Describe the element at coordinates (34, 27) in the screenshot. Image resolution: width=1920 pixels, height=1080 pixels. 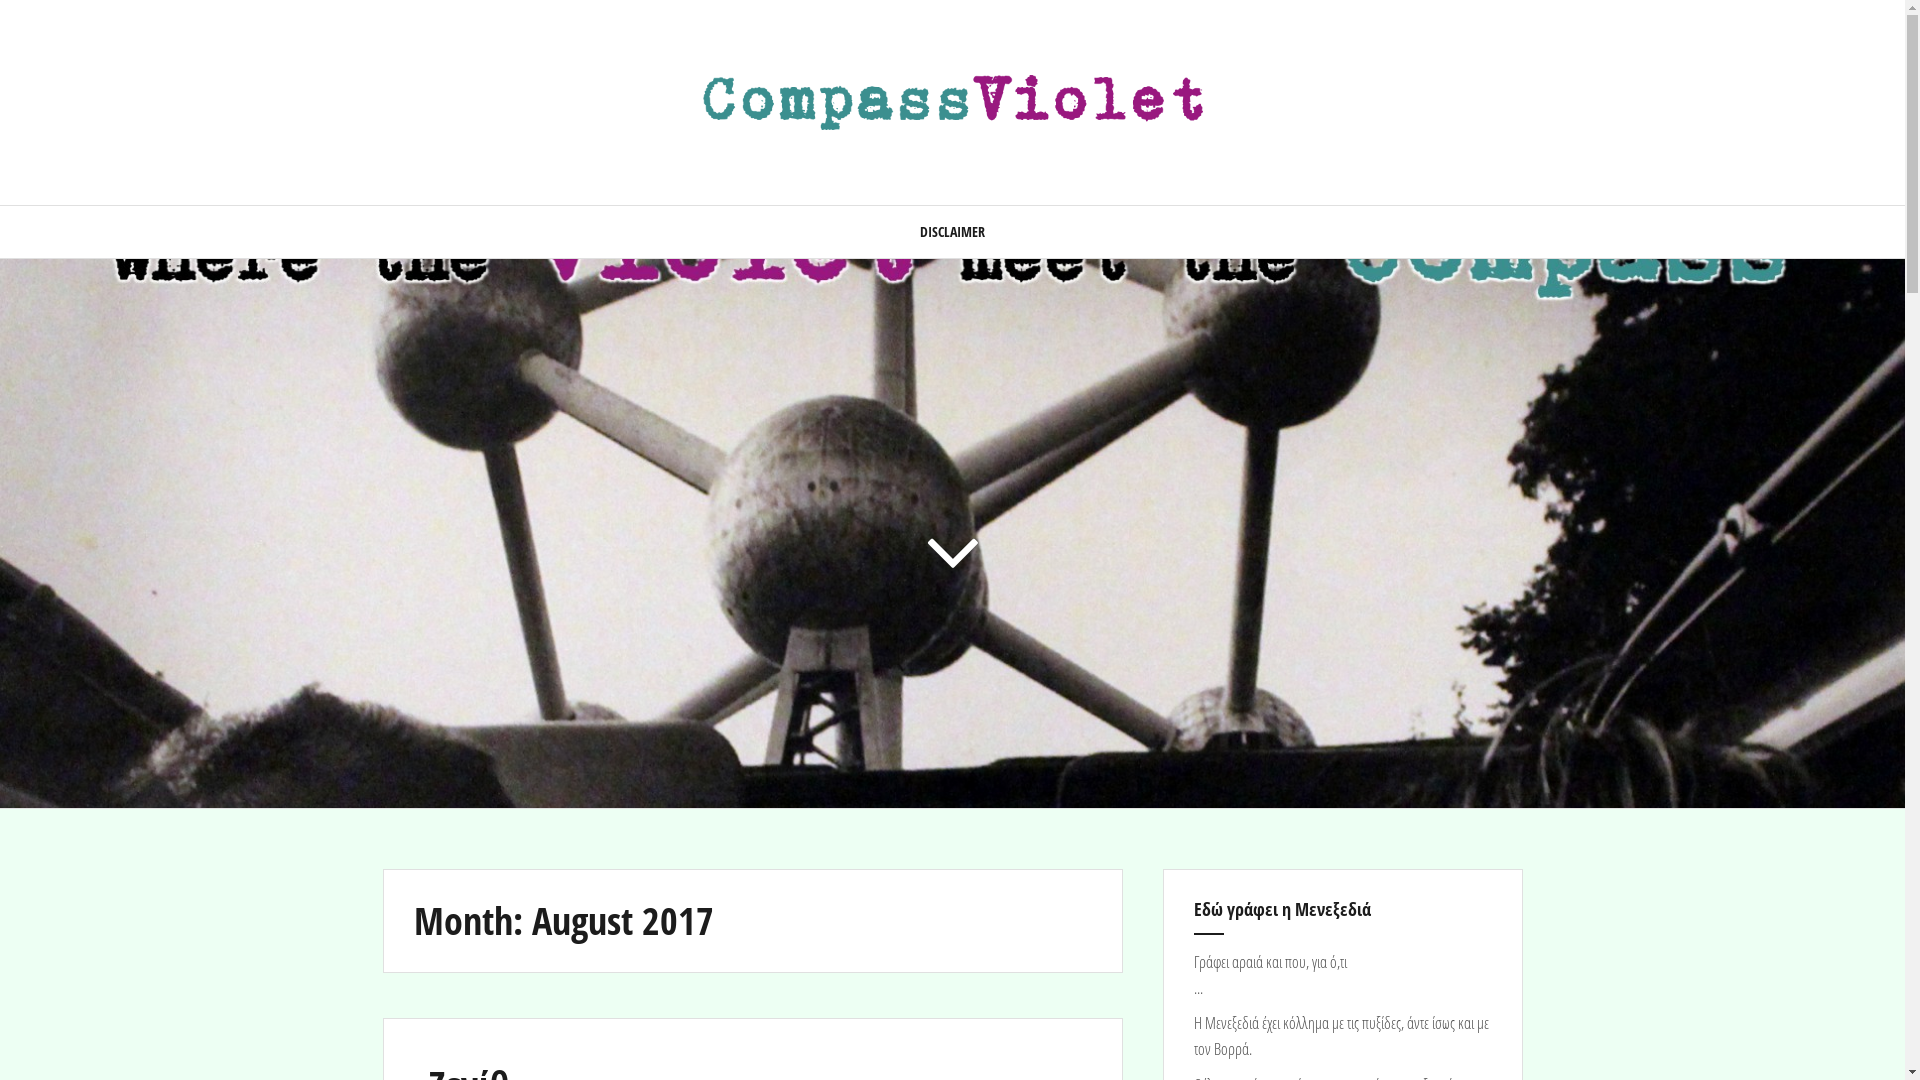
I see `'Search'` at that location.